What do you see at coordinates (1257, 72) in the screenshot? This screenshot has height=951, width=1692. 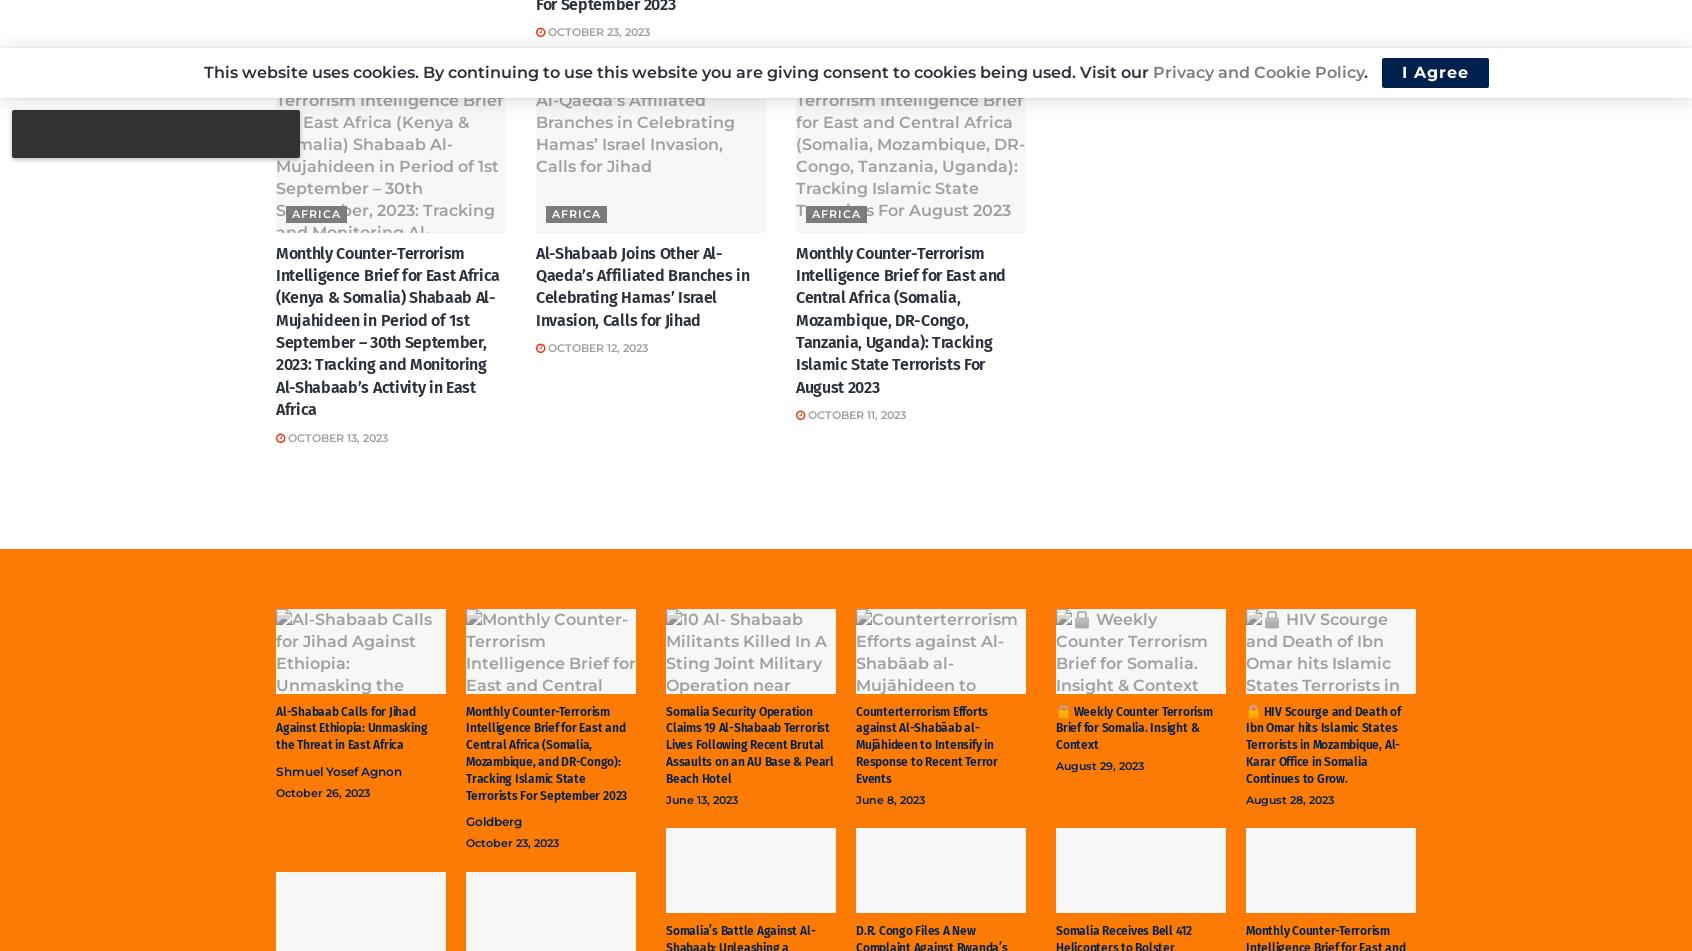 I see `'Privacy and Cookie Policy'` at bounding box center [1257, 72].